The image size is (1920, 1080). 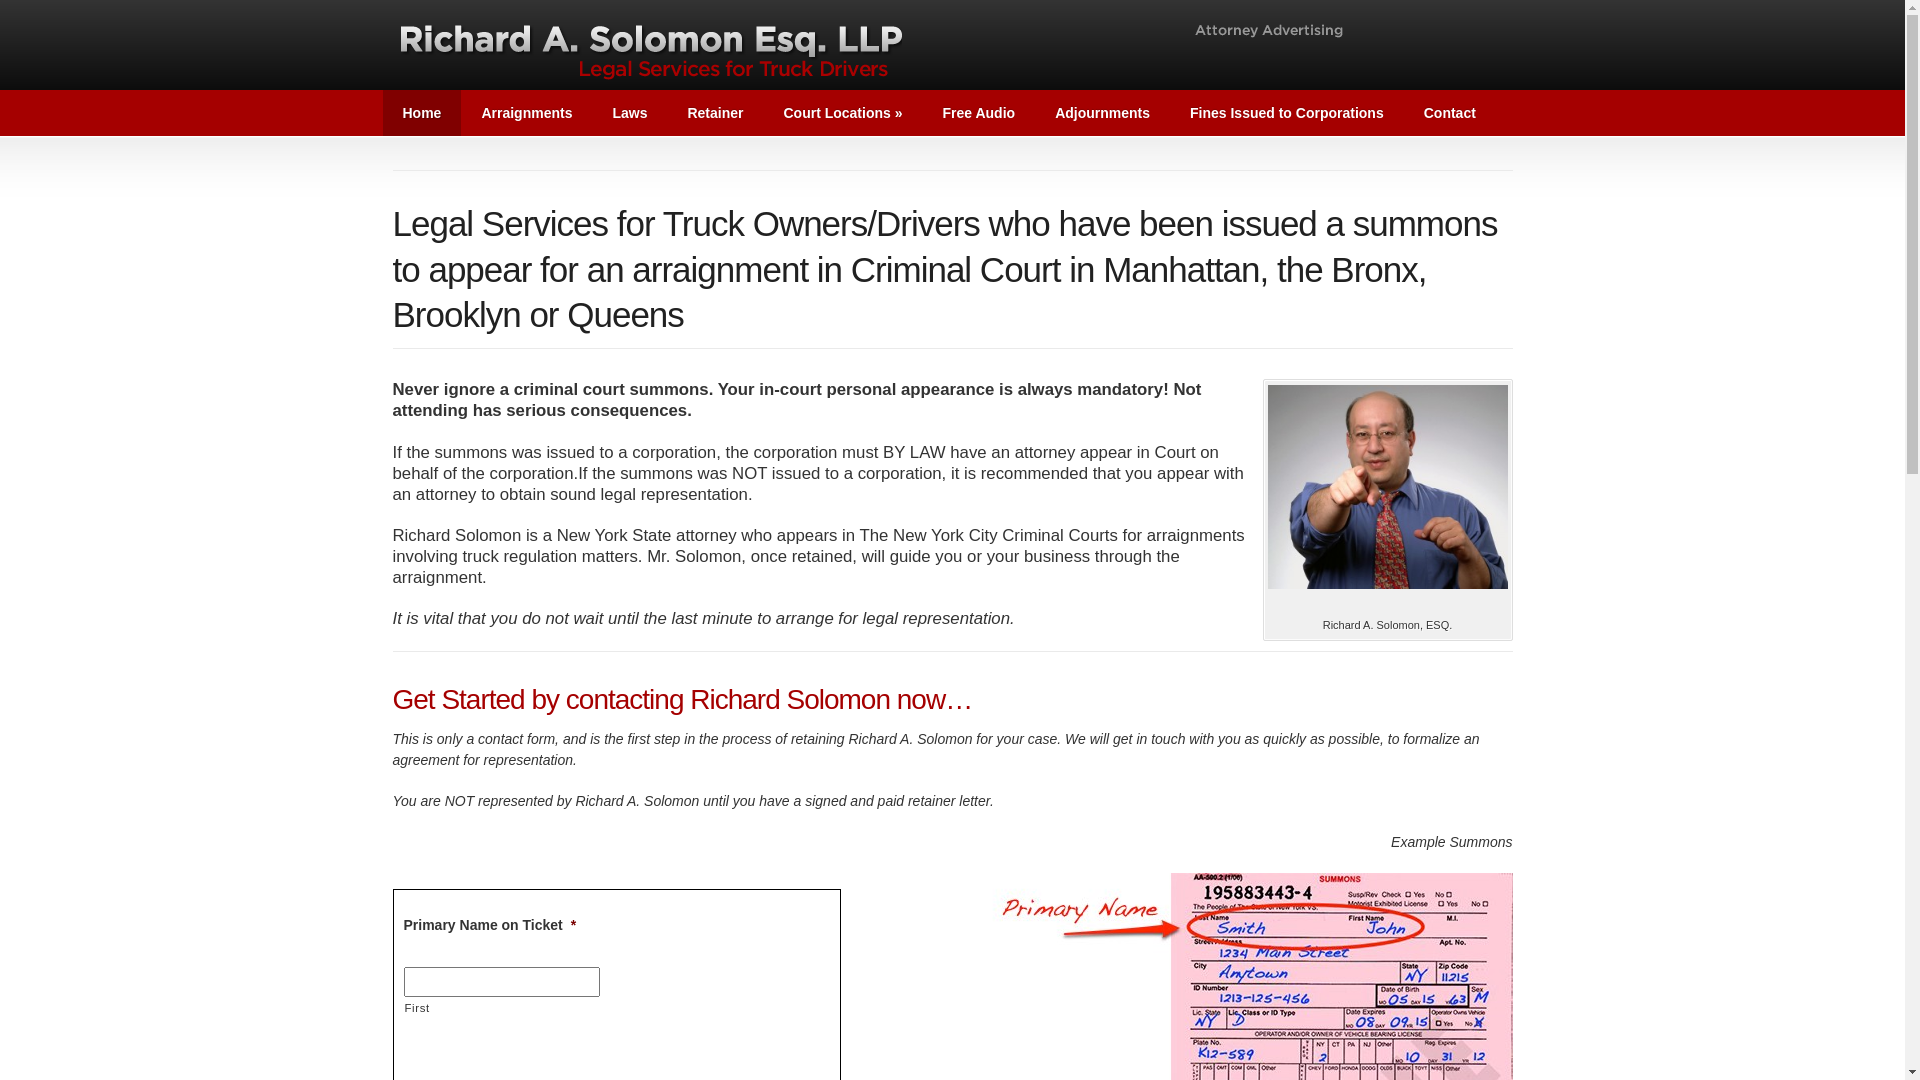 What do you see at coordinates (1402, 112) in the screenshot?
I see `'Contact'` at bounding box center [1402, 112].